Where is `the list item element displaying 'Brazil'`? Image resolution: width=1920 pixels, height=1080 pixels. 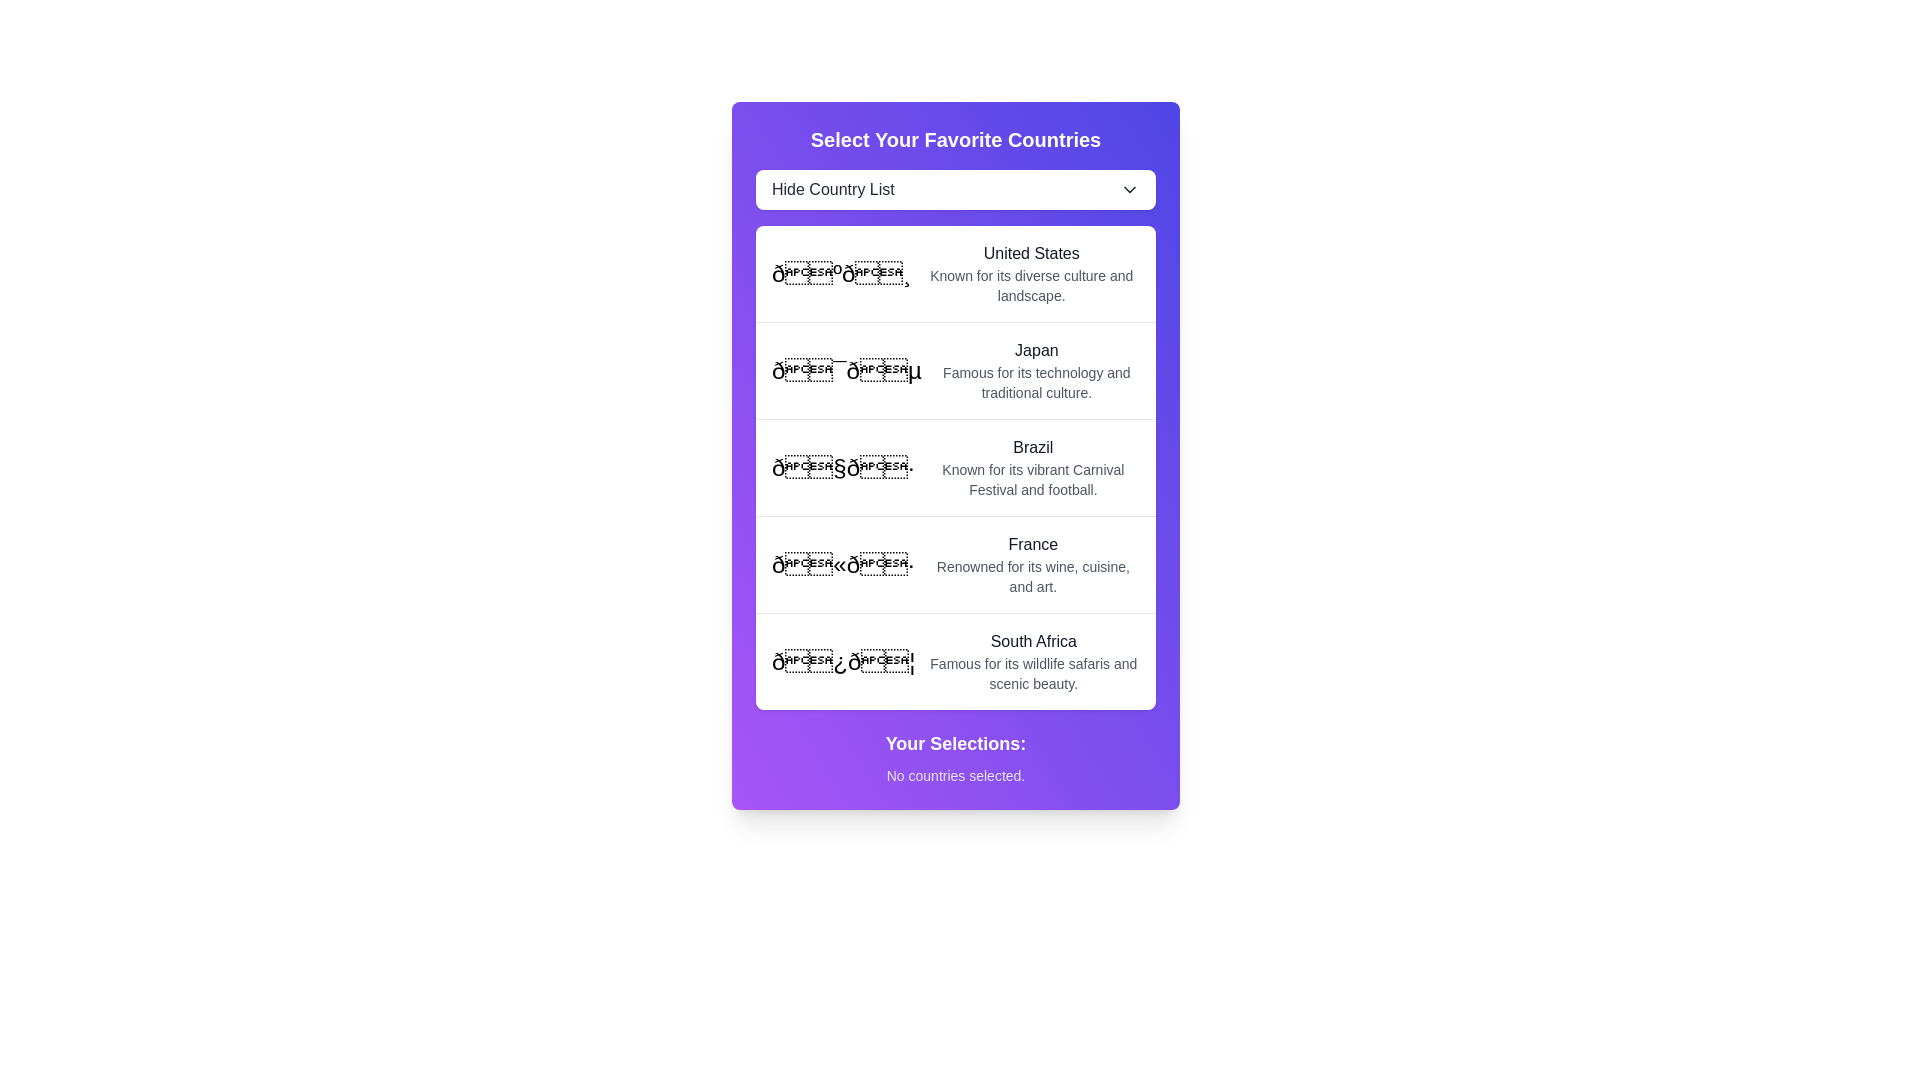
the list item element displaying 'Brazil' is located at coordinates (954, 466).